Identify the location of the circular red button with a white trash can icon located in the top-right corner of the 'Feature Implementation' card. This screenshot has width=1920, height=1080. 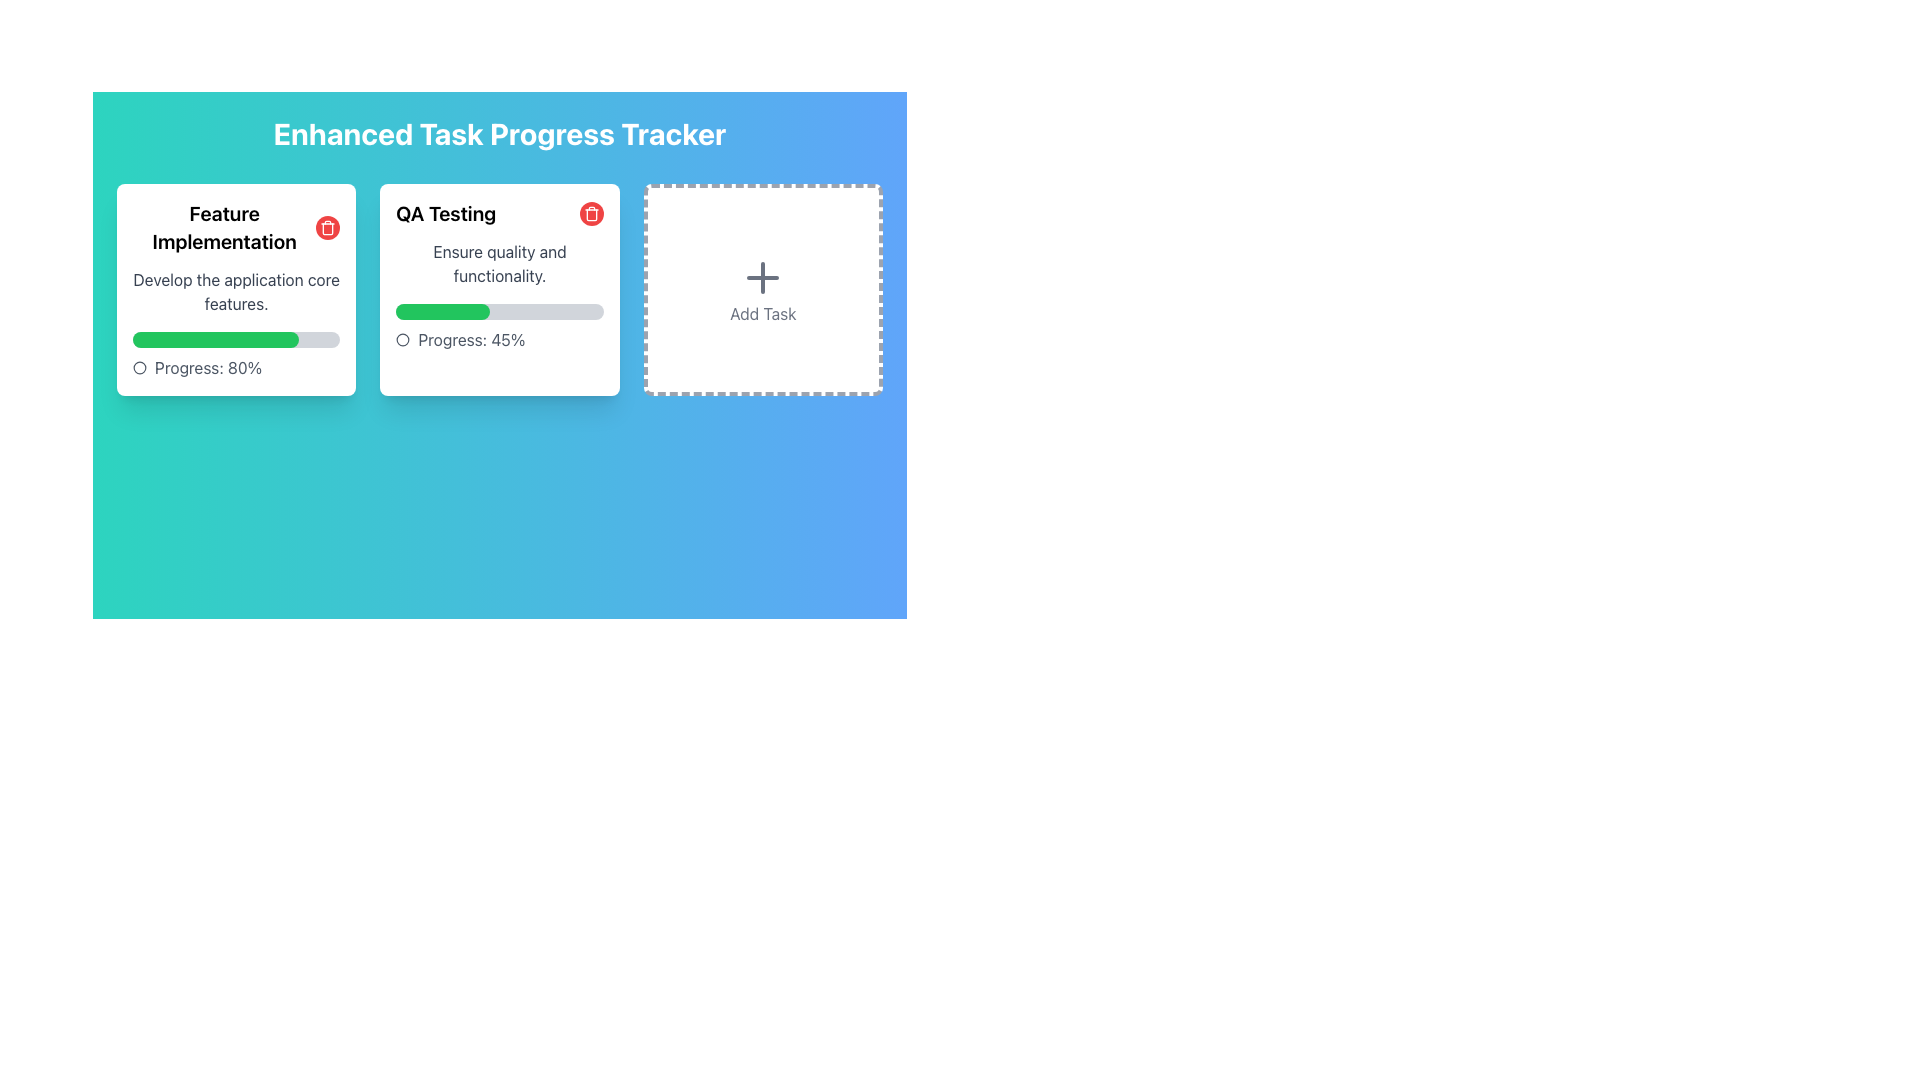
(328, 226).